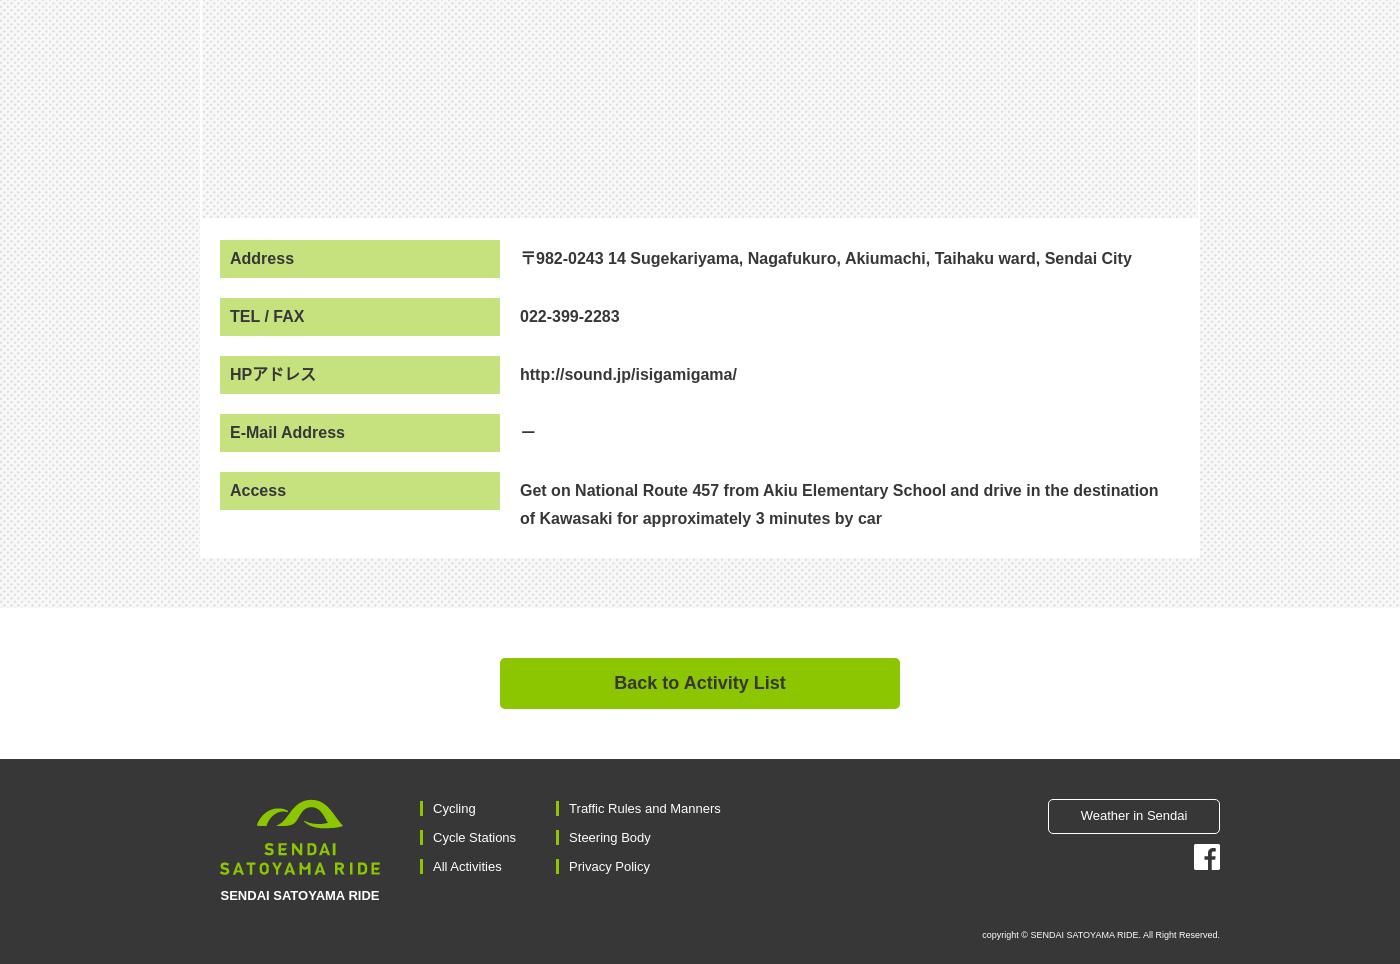 The image size is (1400, 964). Describe the element at coordinates (230, 256) in the screenshot. I see `'Address'` at that location.